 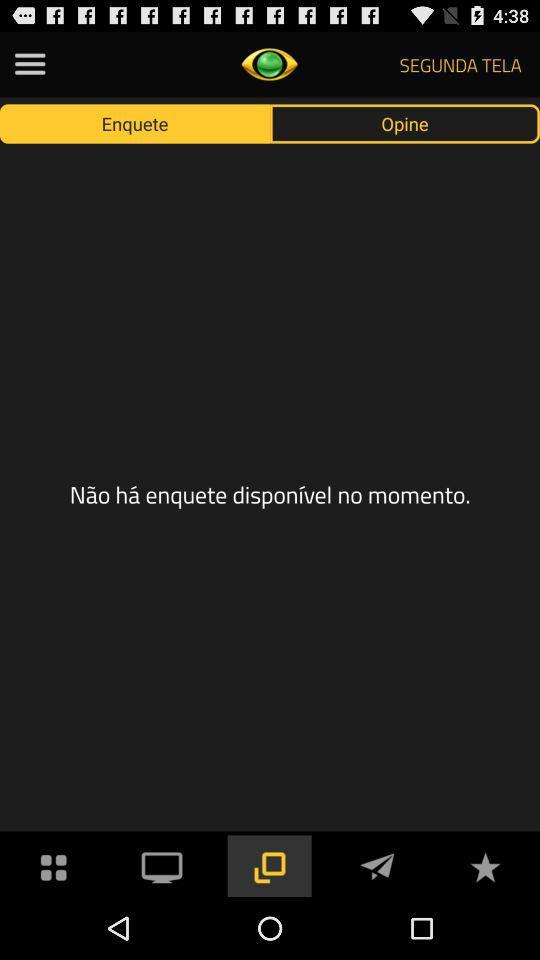 What do you see at coordinates (269, 864) in the screenshot?
I see `shrink` at bounding box center [269, 864].